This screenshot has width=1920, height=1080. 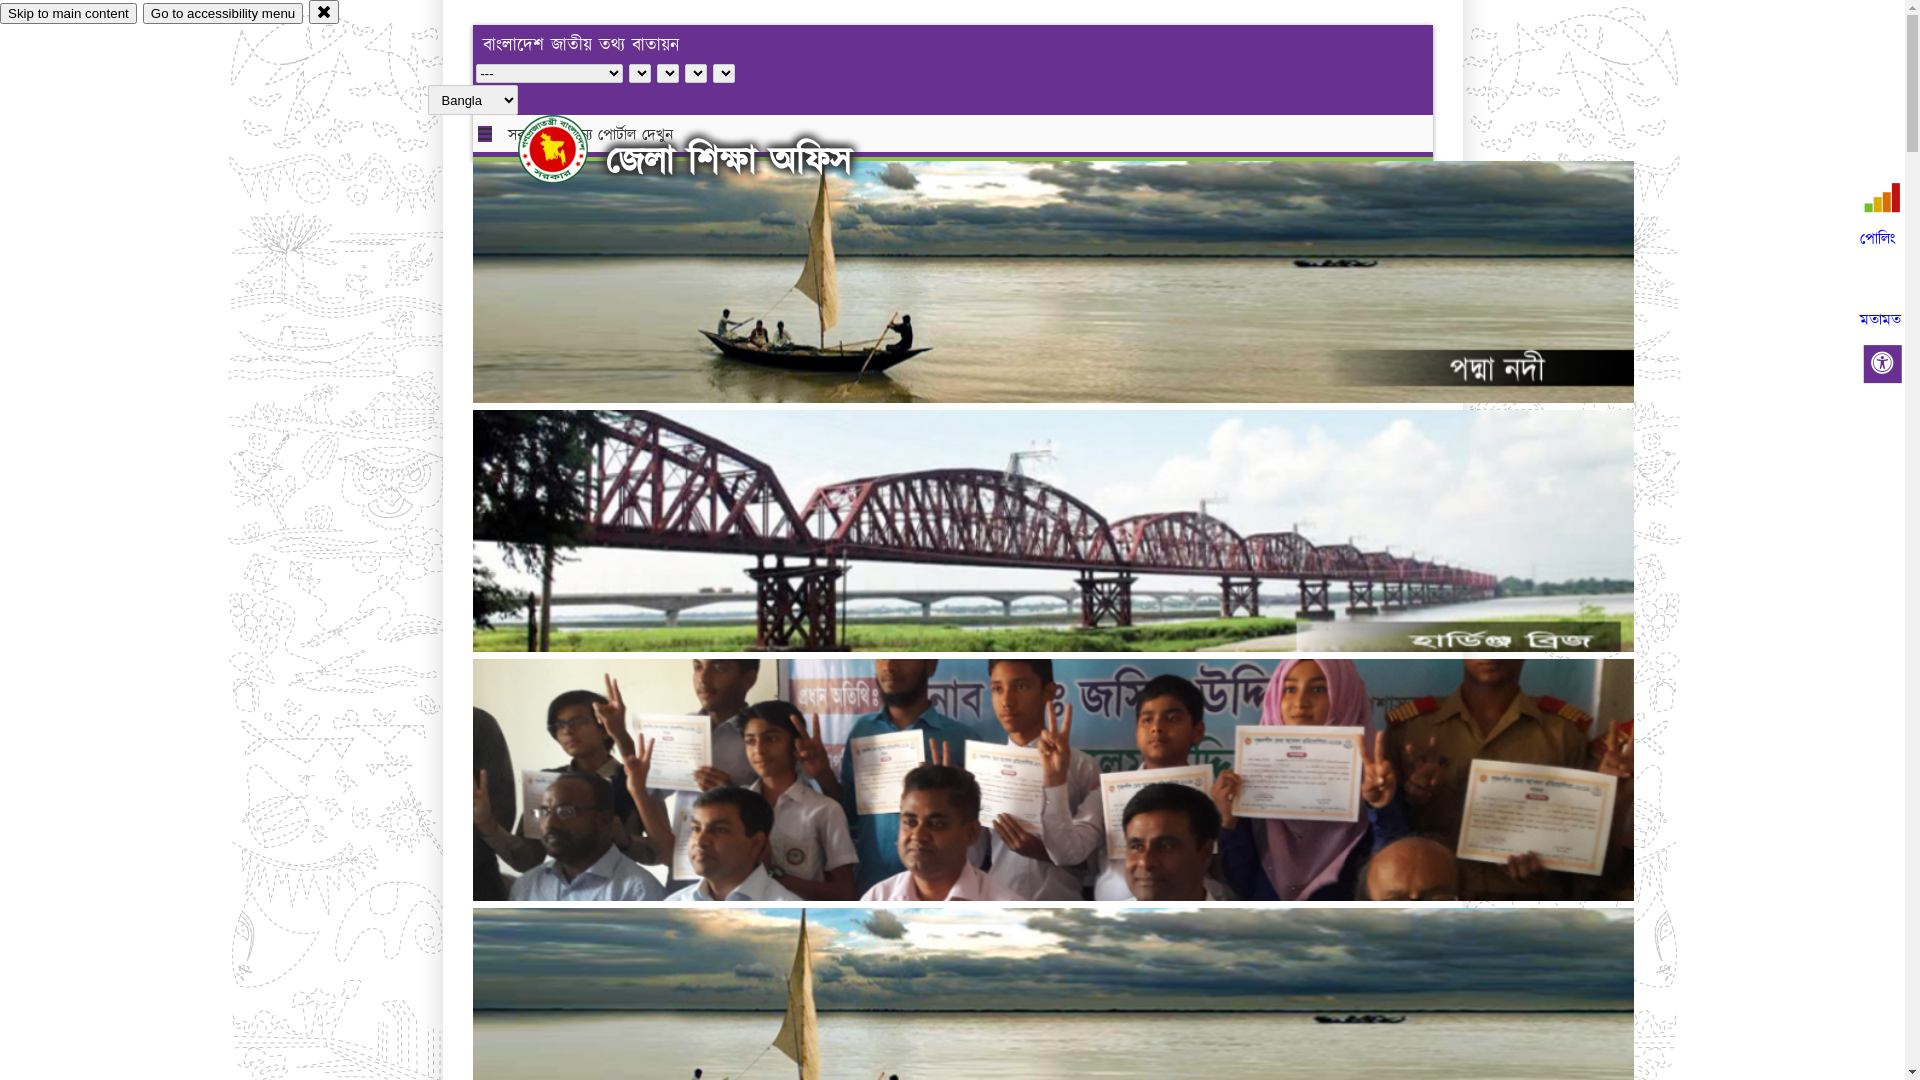 I want to click on 'Go to accessibility menu', so click(x=222, y=13).